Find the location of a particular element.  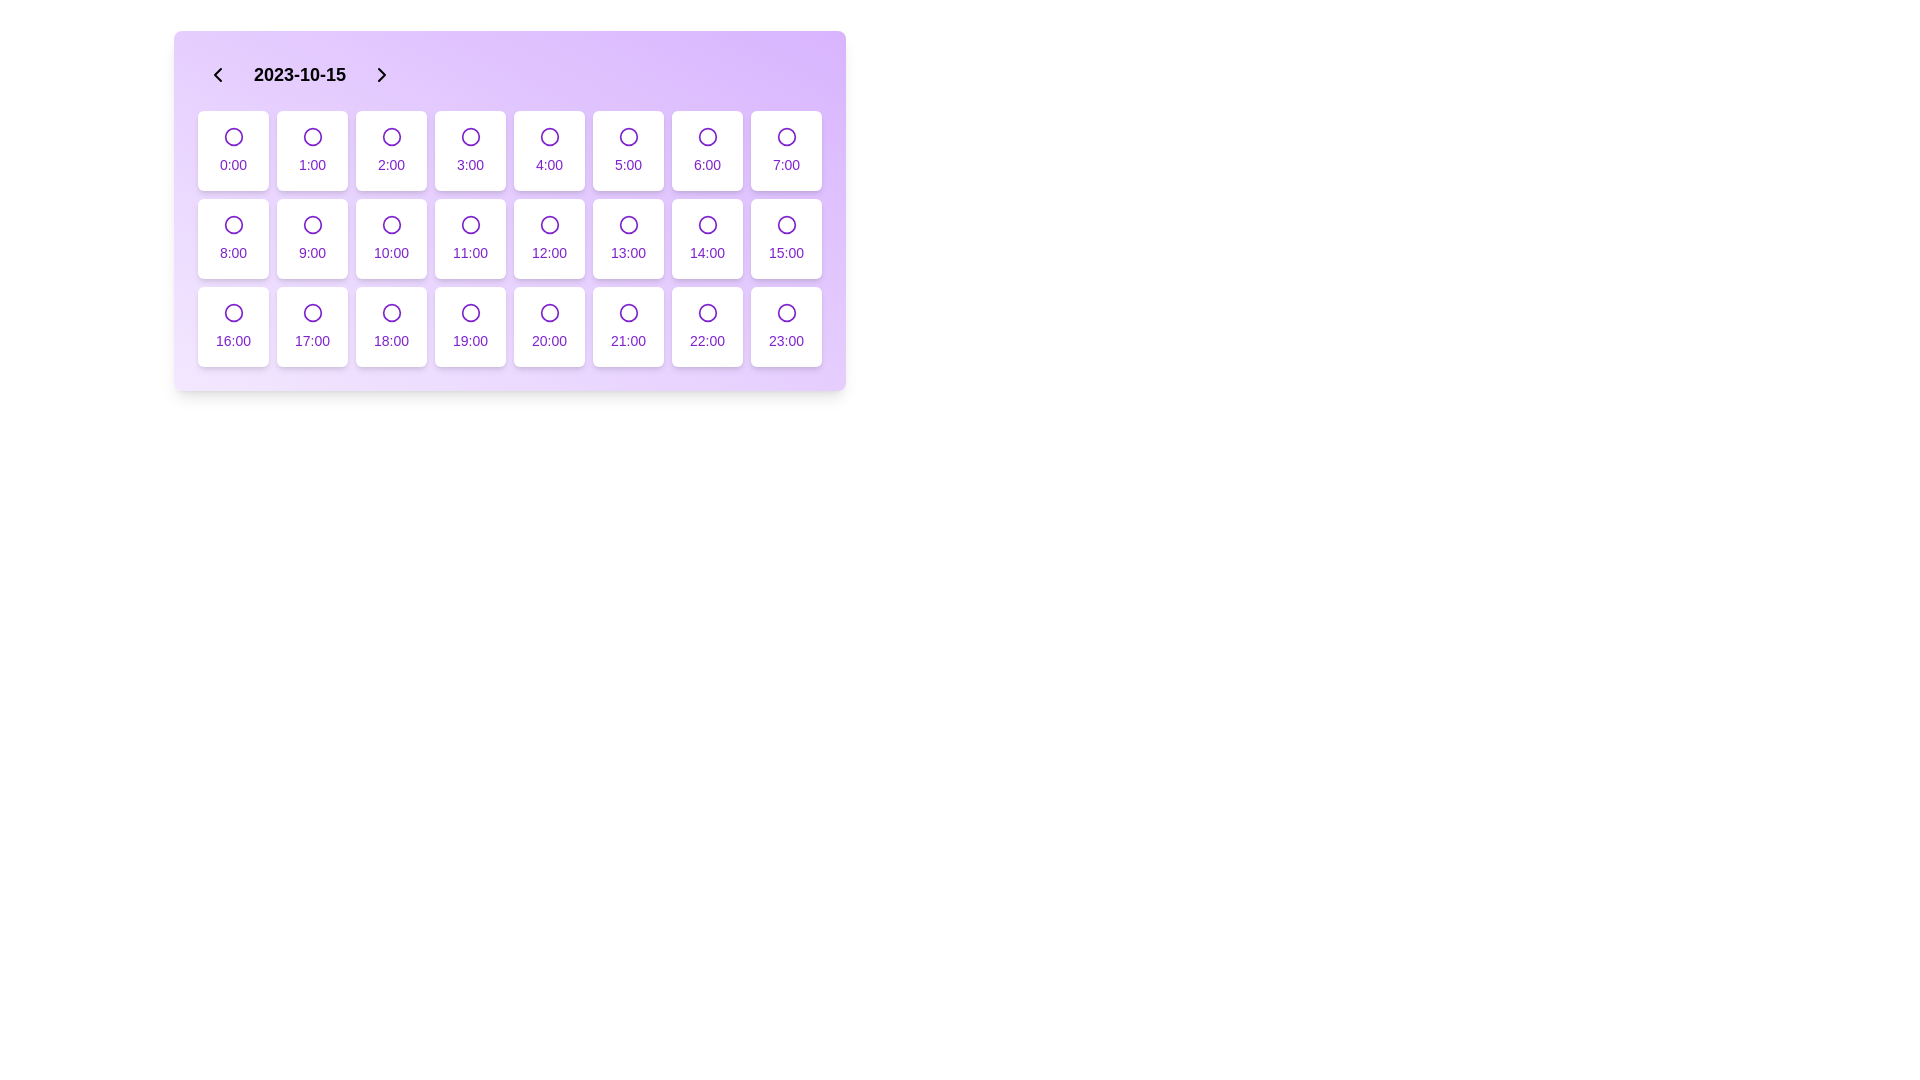

the unselected icon representing the '19:00' time slot in the scheduler component is located at coordinates (469, 312).